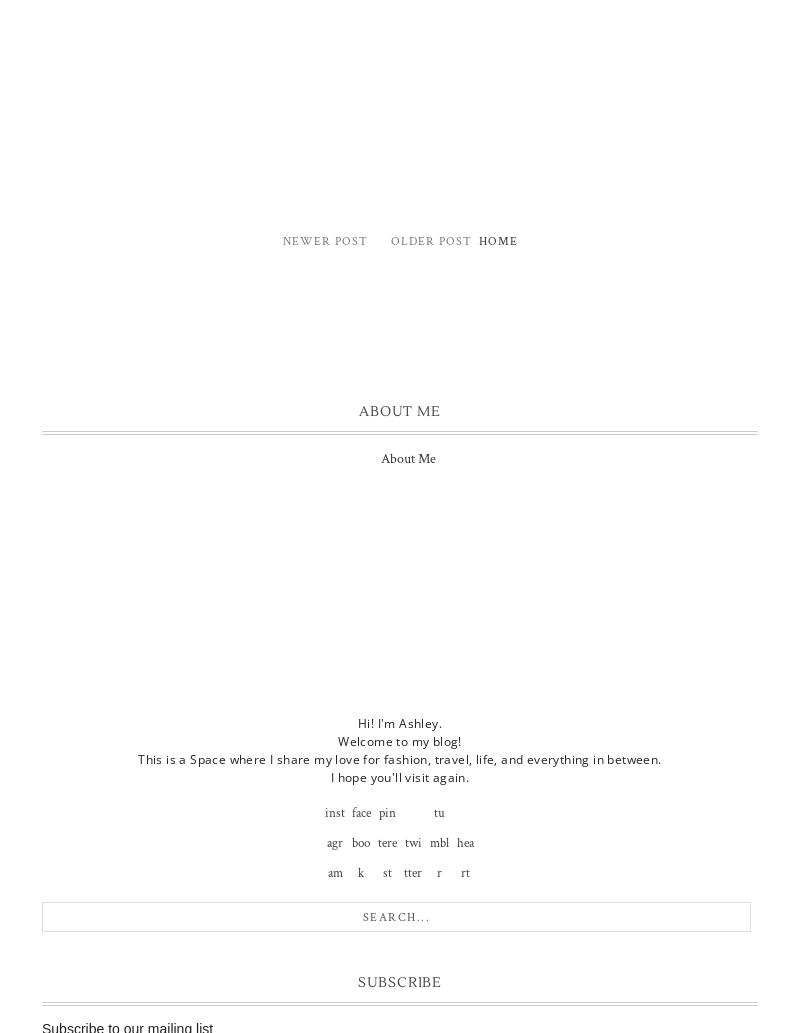 Image resolution: width=800 pixels, height=1033 pixels. What do you see at coordinates (412, 857) in the screenshot?
I see `'twitter'` at bounding box center [412, 857].